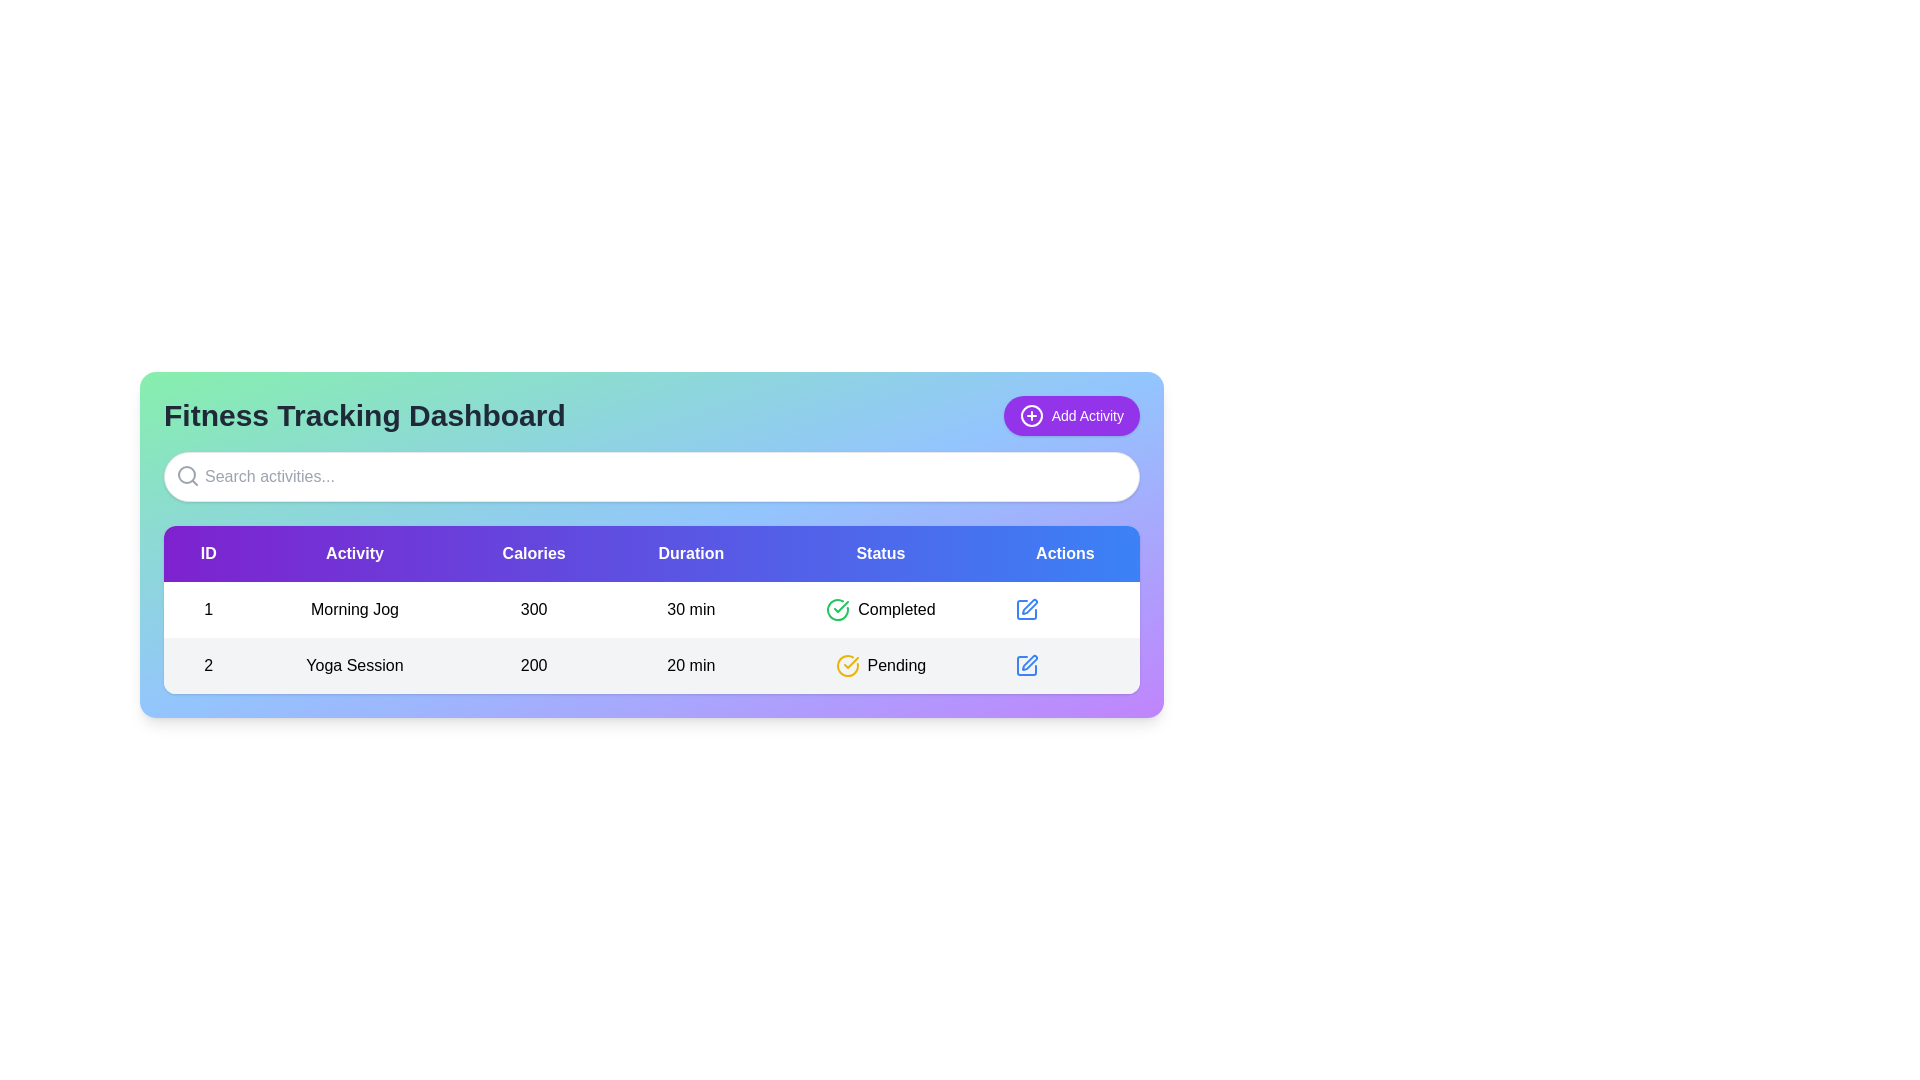 This screenshot has height=1080, width=1920. I want to click on the read-only text box displaying '30 min' located under the 'Duration' header in the table, so click(691, 608).